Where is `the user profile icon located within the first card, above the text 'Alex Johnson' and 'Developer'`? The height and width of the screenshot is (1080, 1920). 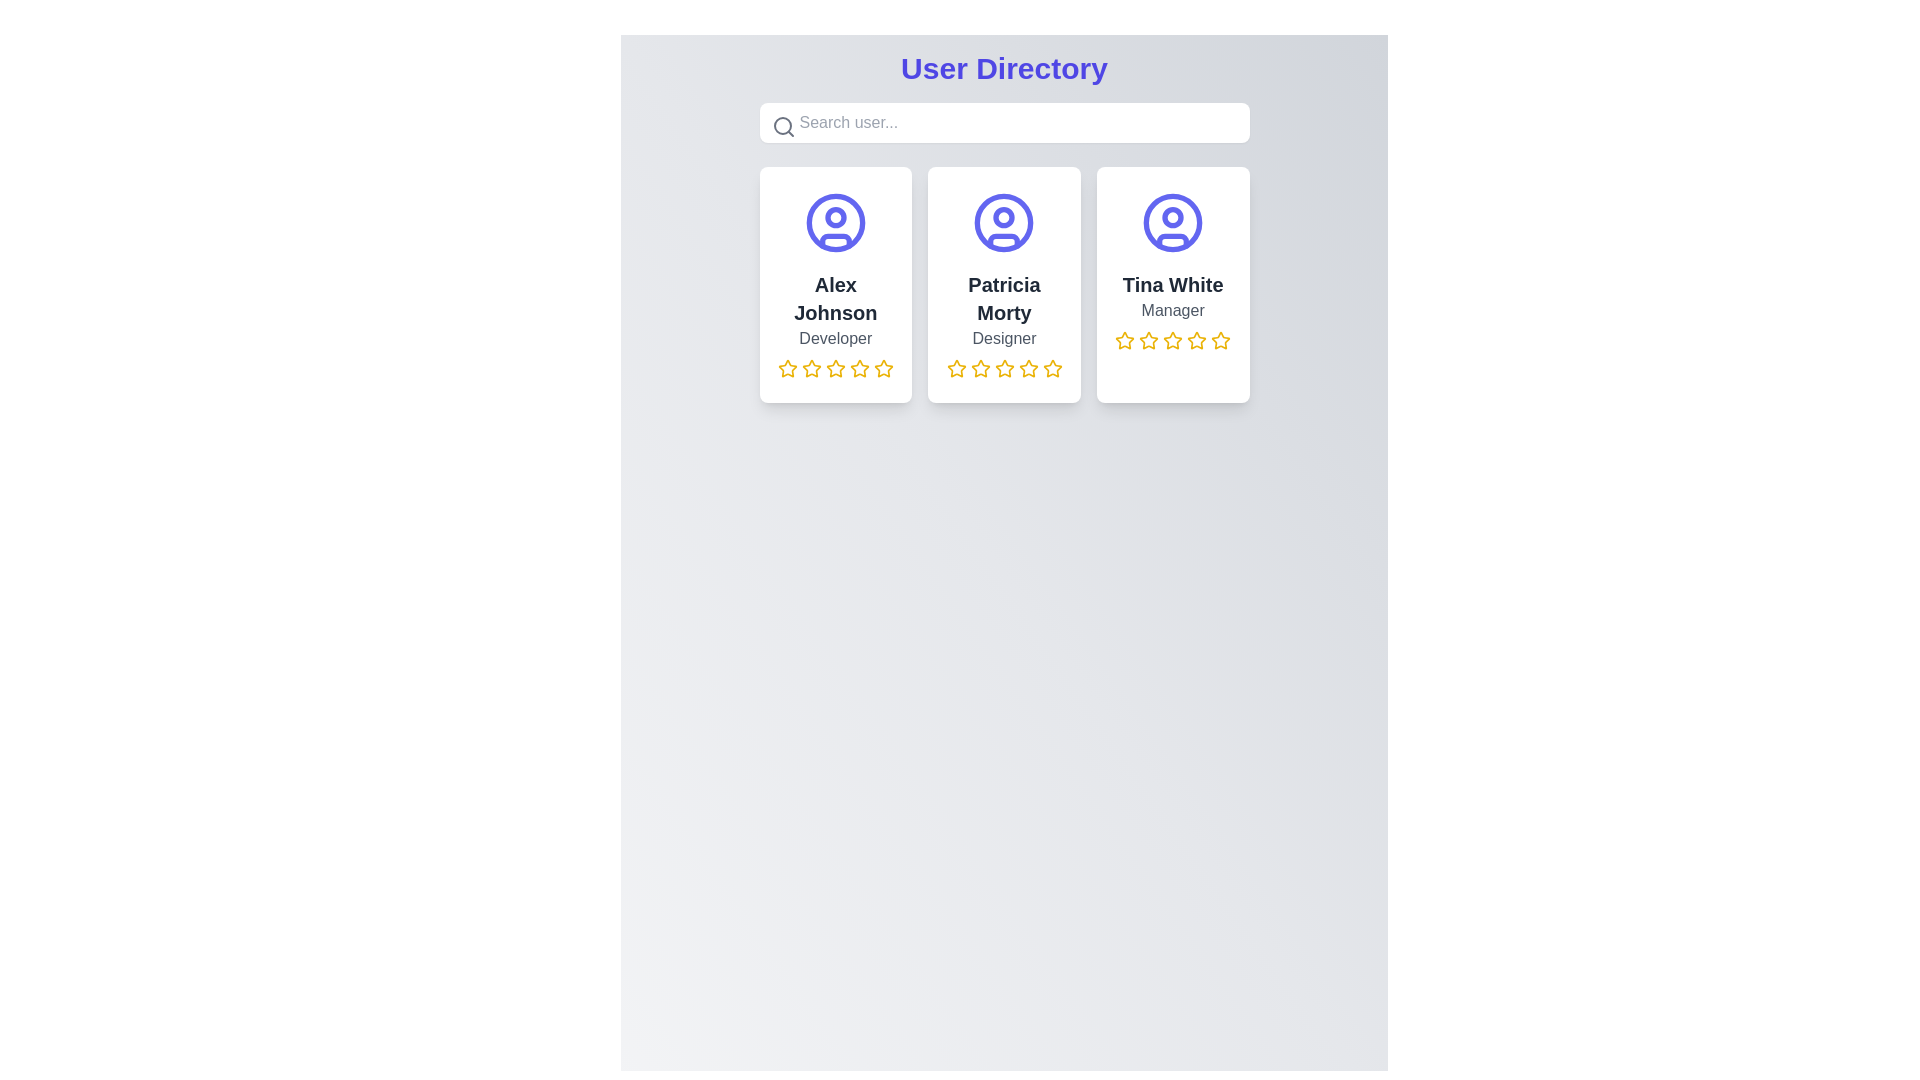
the user profile icon located within the first card, above the text 'Alex Johnson' and 'Developer' is located at coordinates (835, 223).